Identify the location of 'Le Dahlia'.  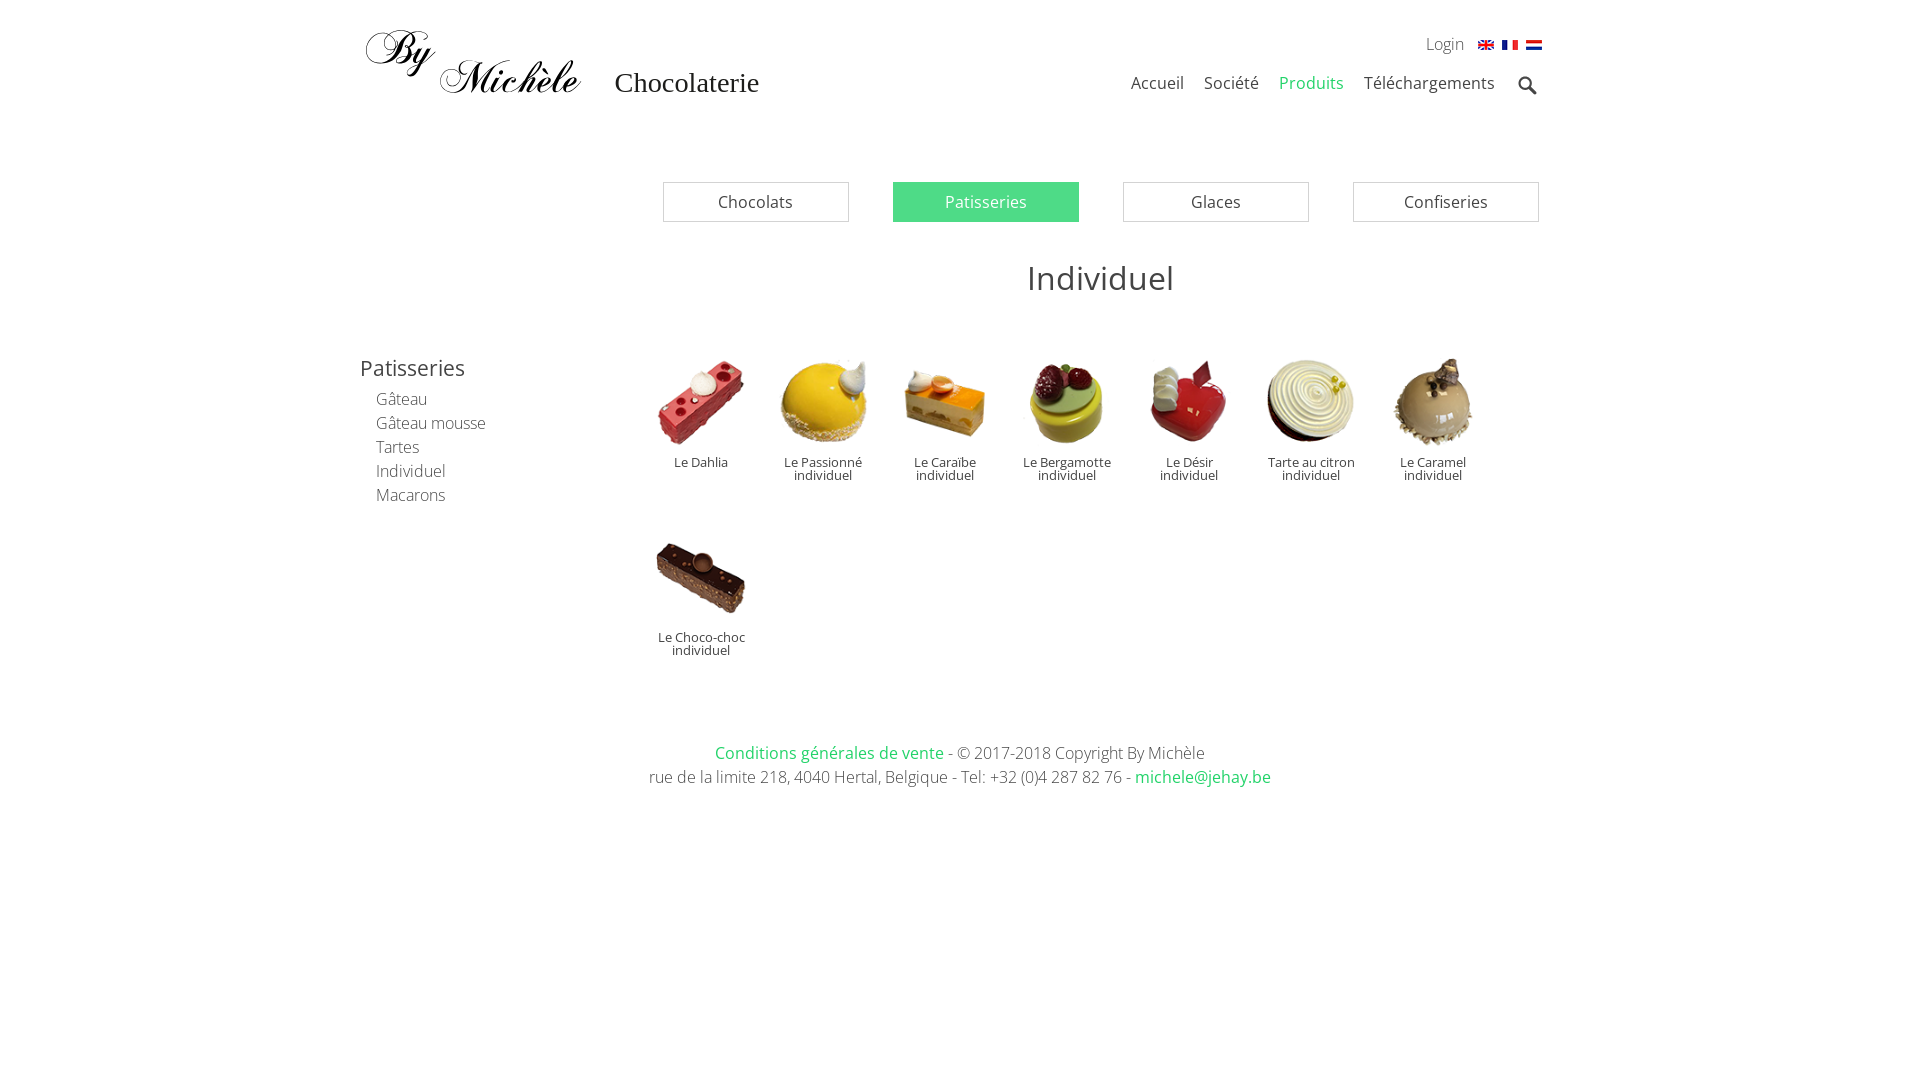
(656, 412).